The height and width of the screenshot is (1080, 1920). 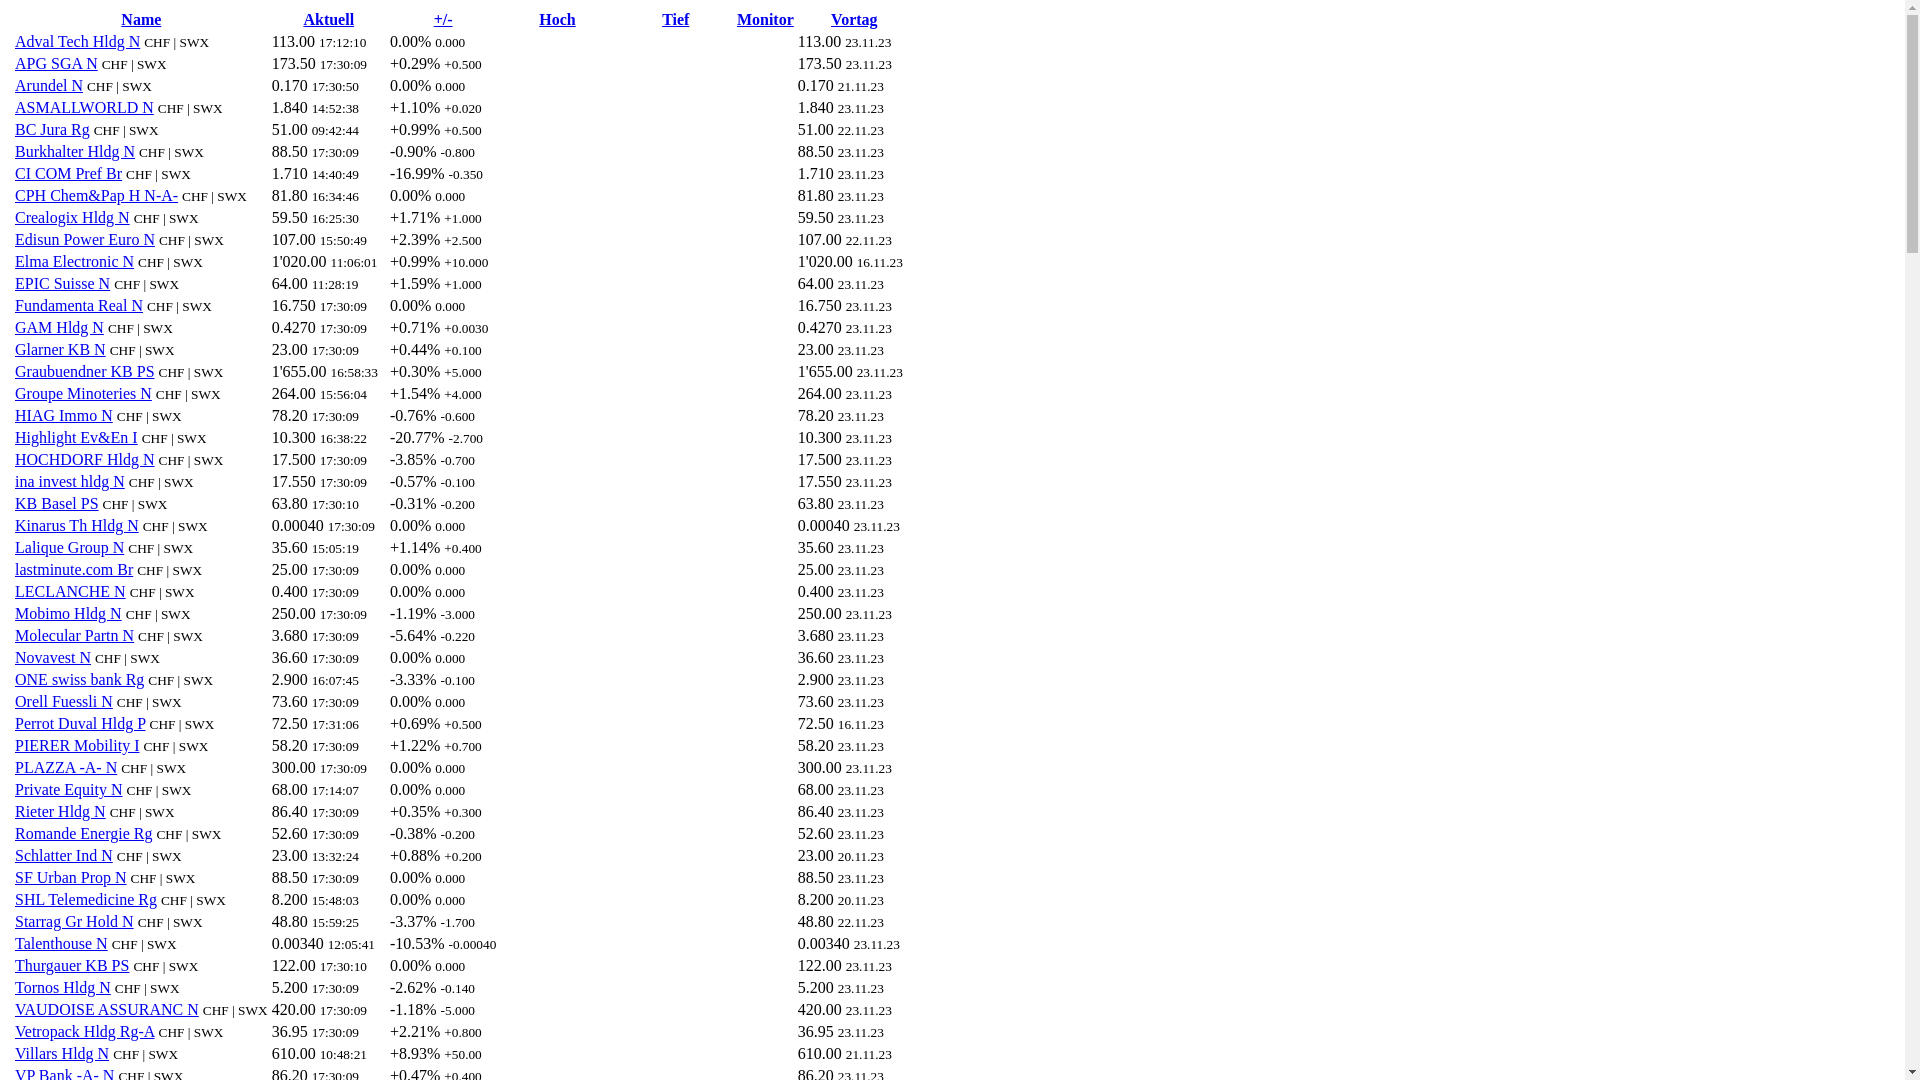 What do you see at coordinates (62, 1052) in the screenshot?
I see `'Villars Hldg N'` at bounding box center [62, 1052].